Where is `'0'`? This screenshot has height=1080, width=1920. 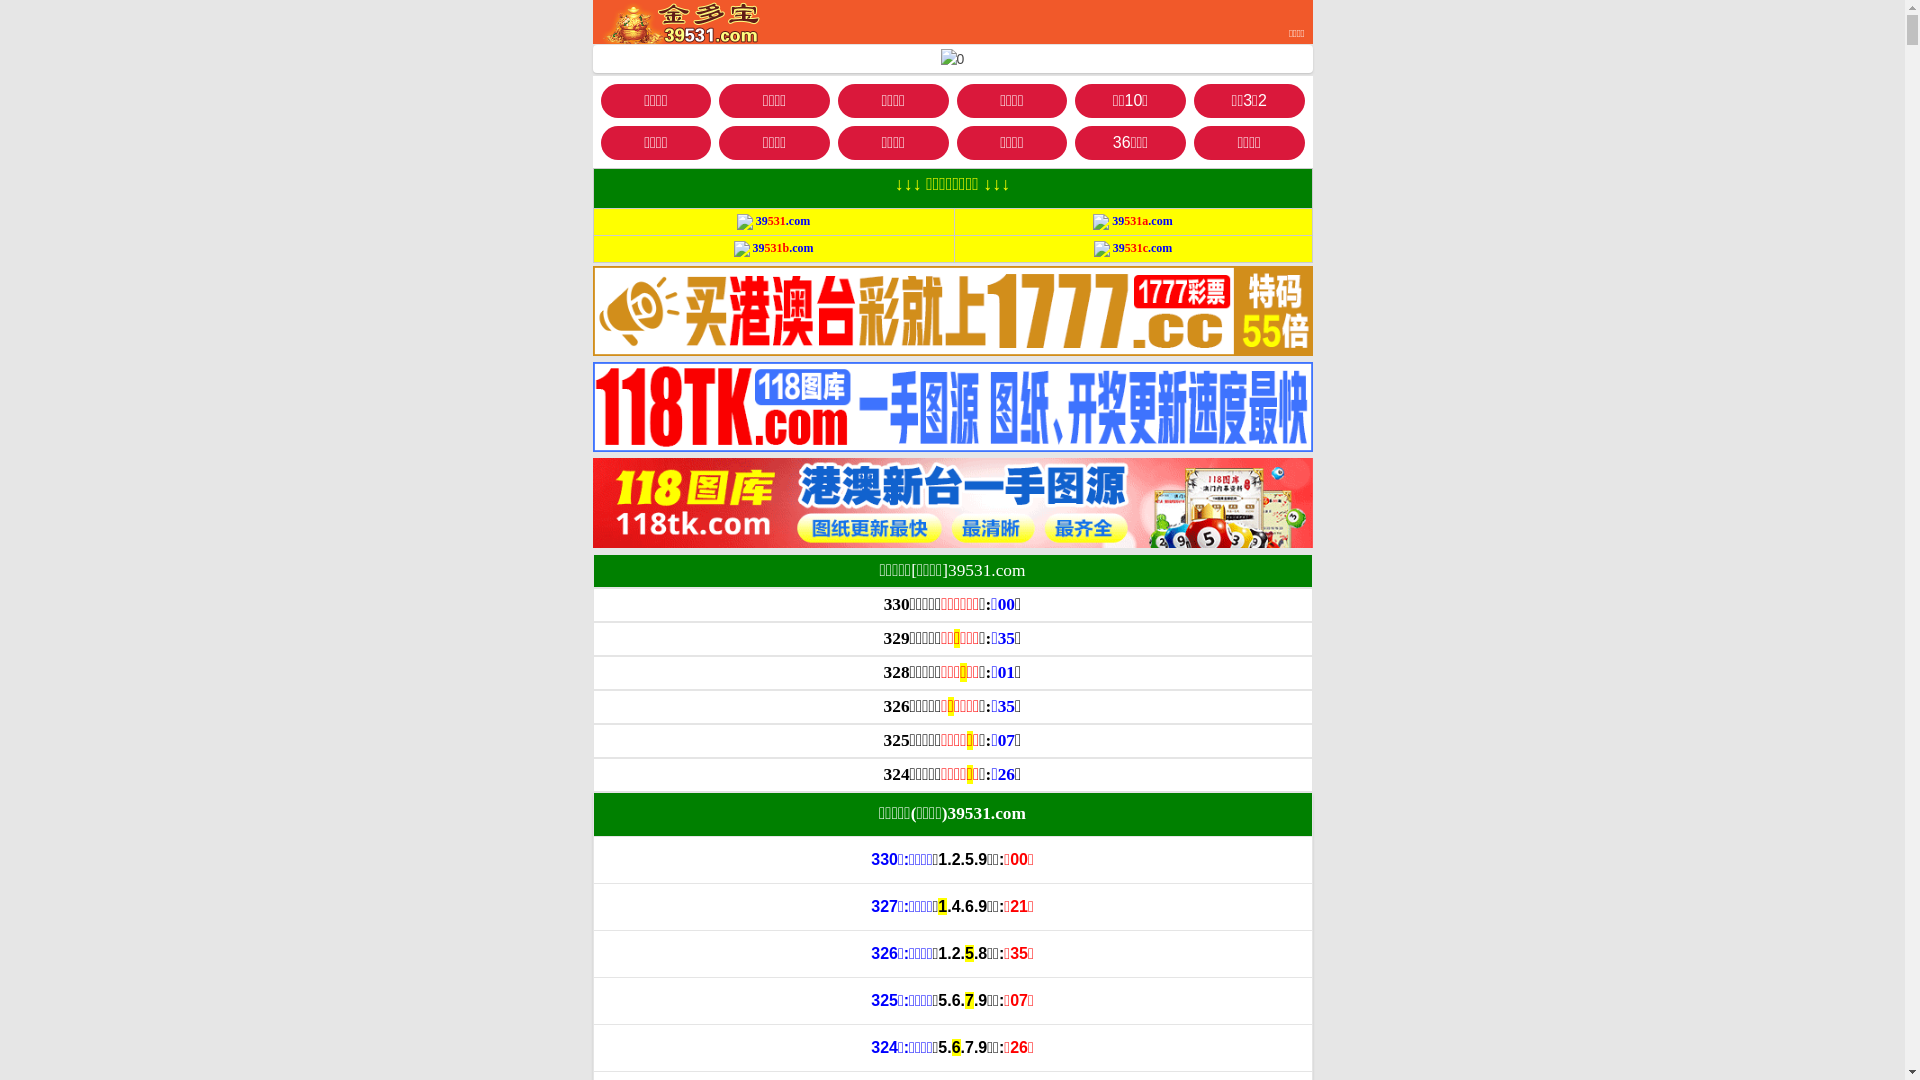 '0' is located at coordinates (939, 58).